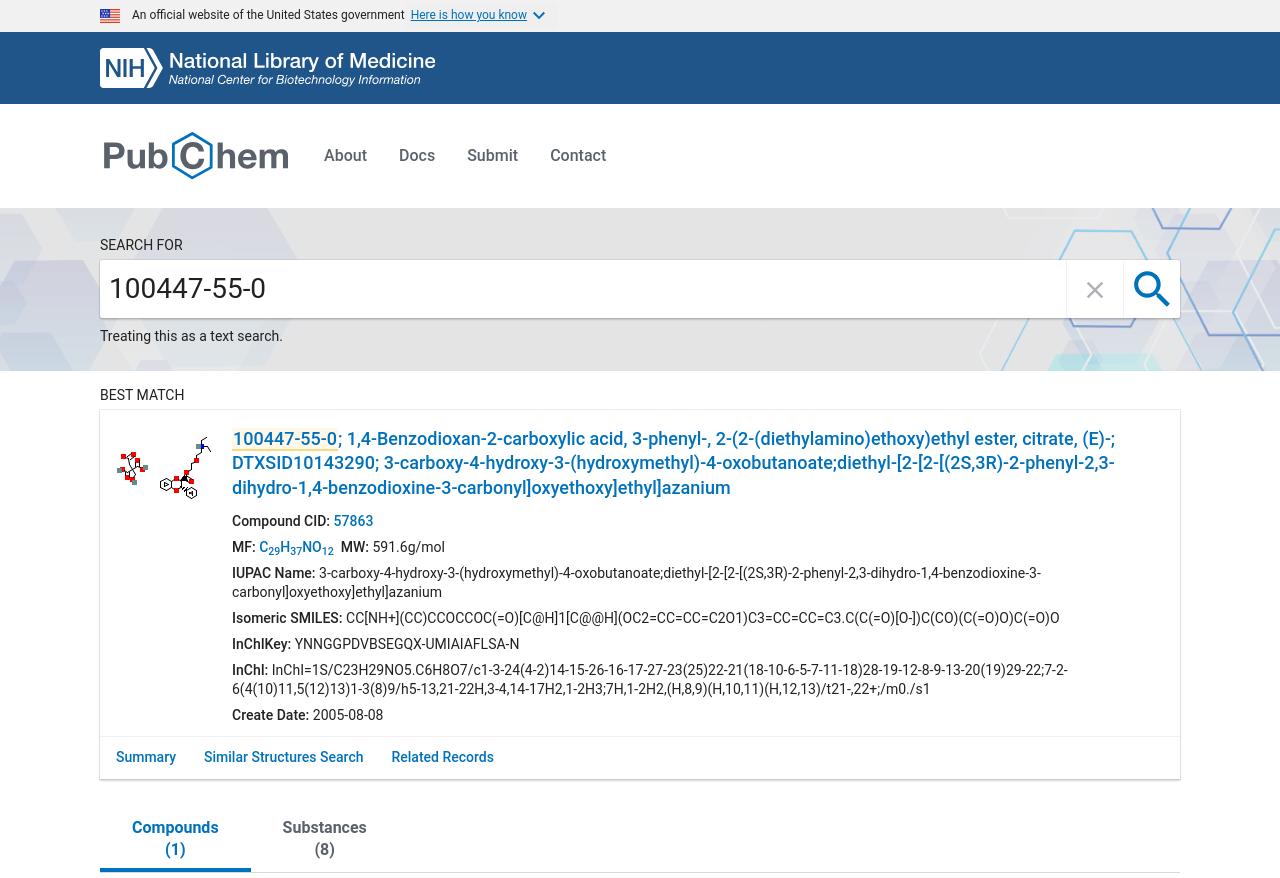  Describe the element at coordinates (424, 545) in the screenshot. I see `'g/mol'` at that location.